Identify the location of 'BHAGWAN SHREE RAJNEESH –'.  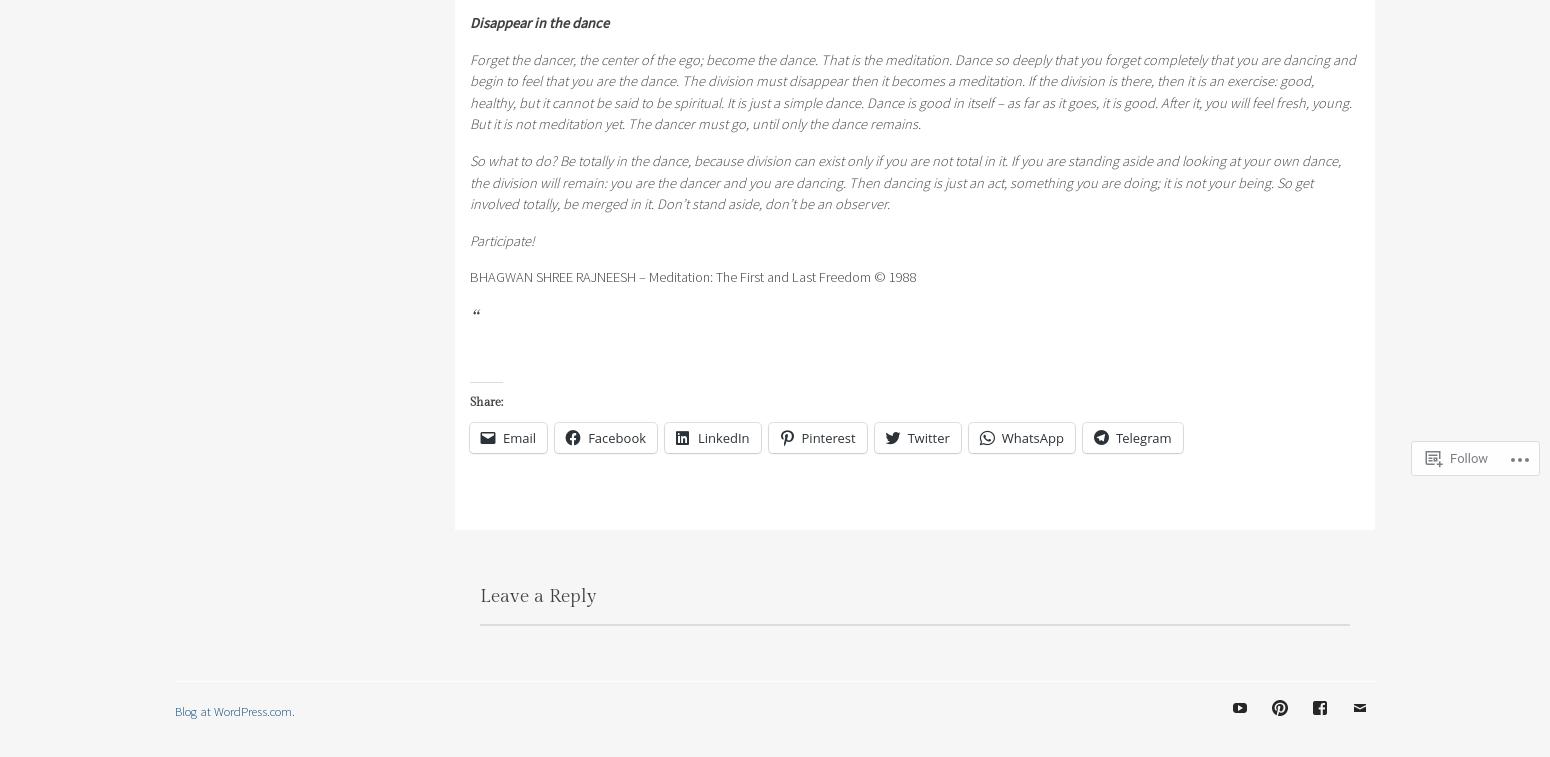
(559, 275).